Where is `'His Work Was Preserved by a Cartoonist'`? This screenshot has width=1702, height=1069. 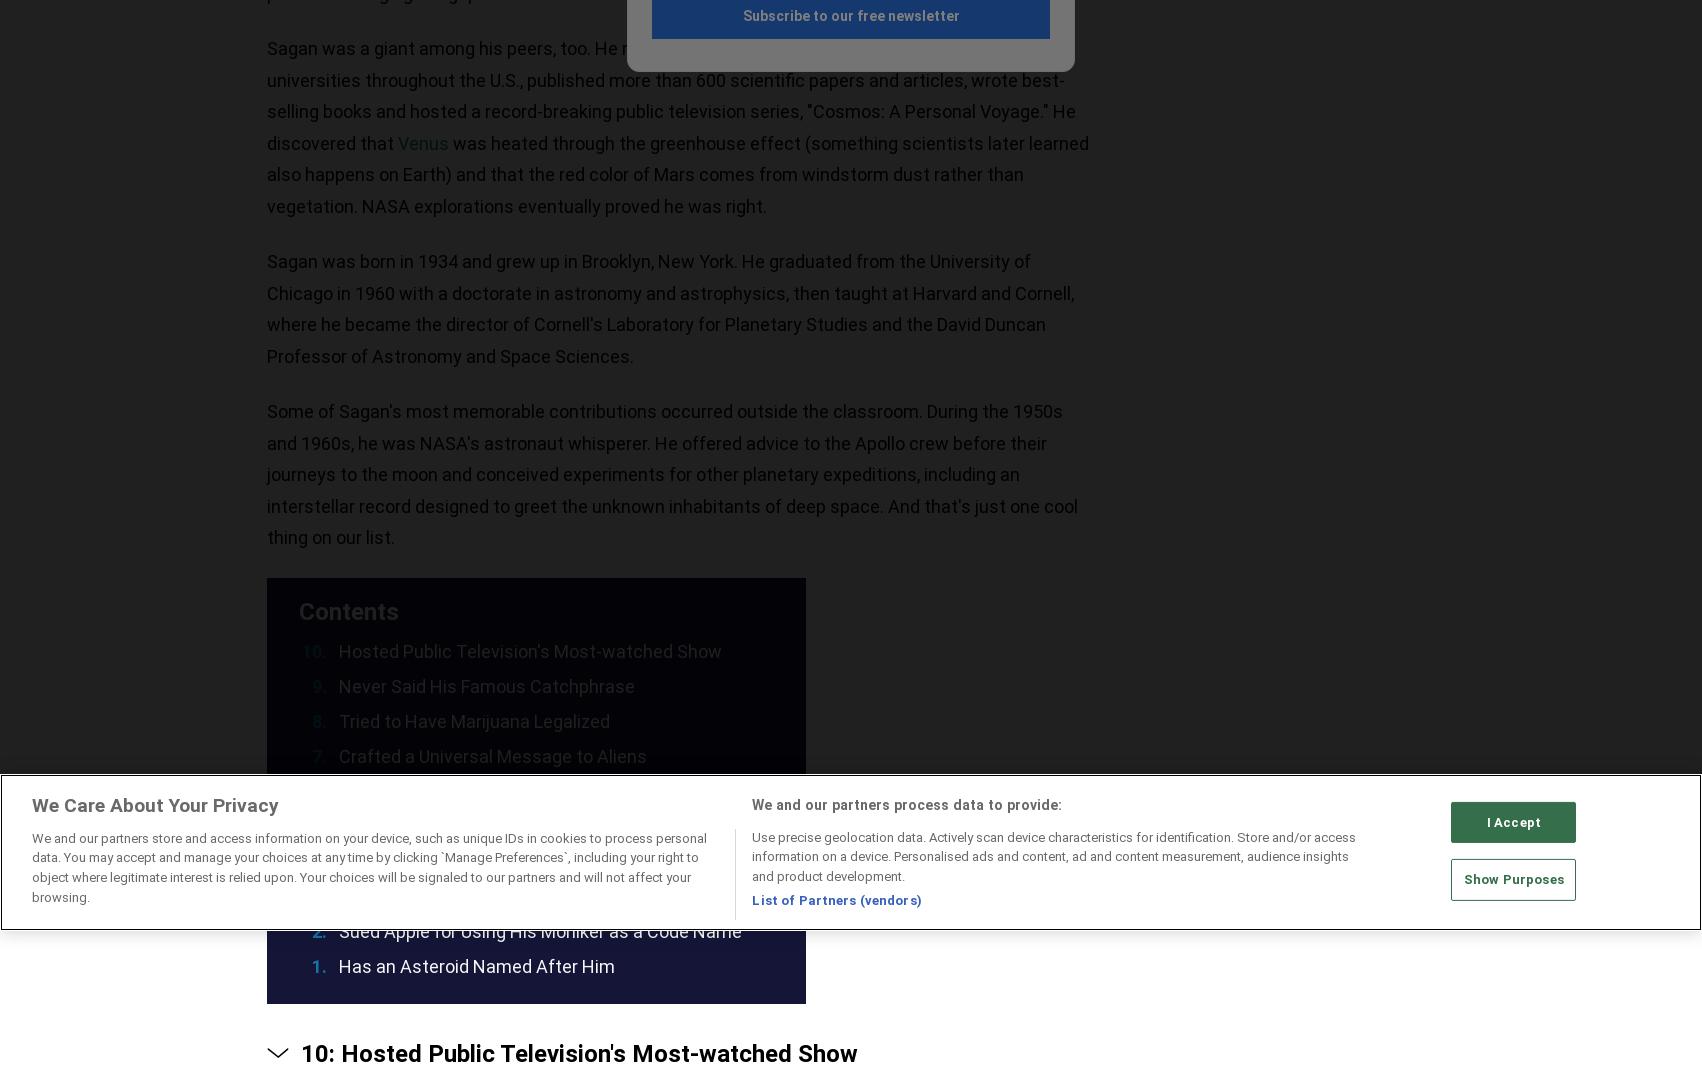
'His Work Was Preserved by a Cartoonist' is located at coordinates (339, 894).